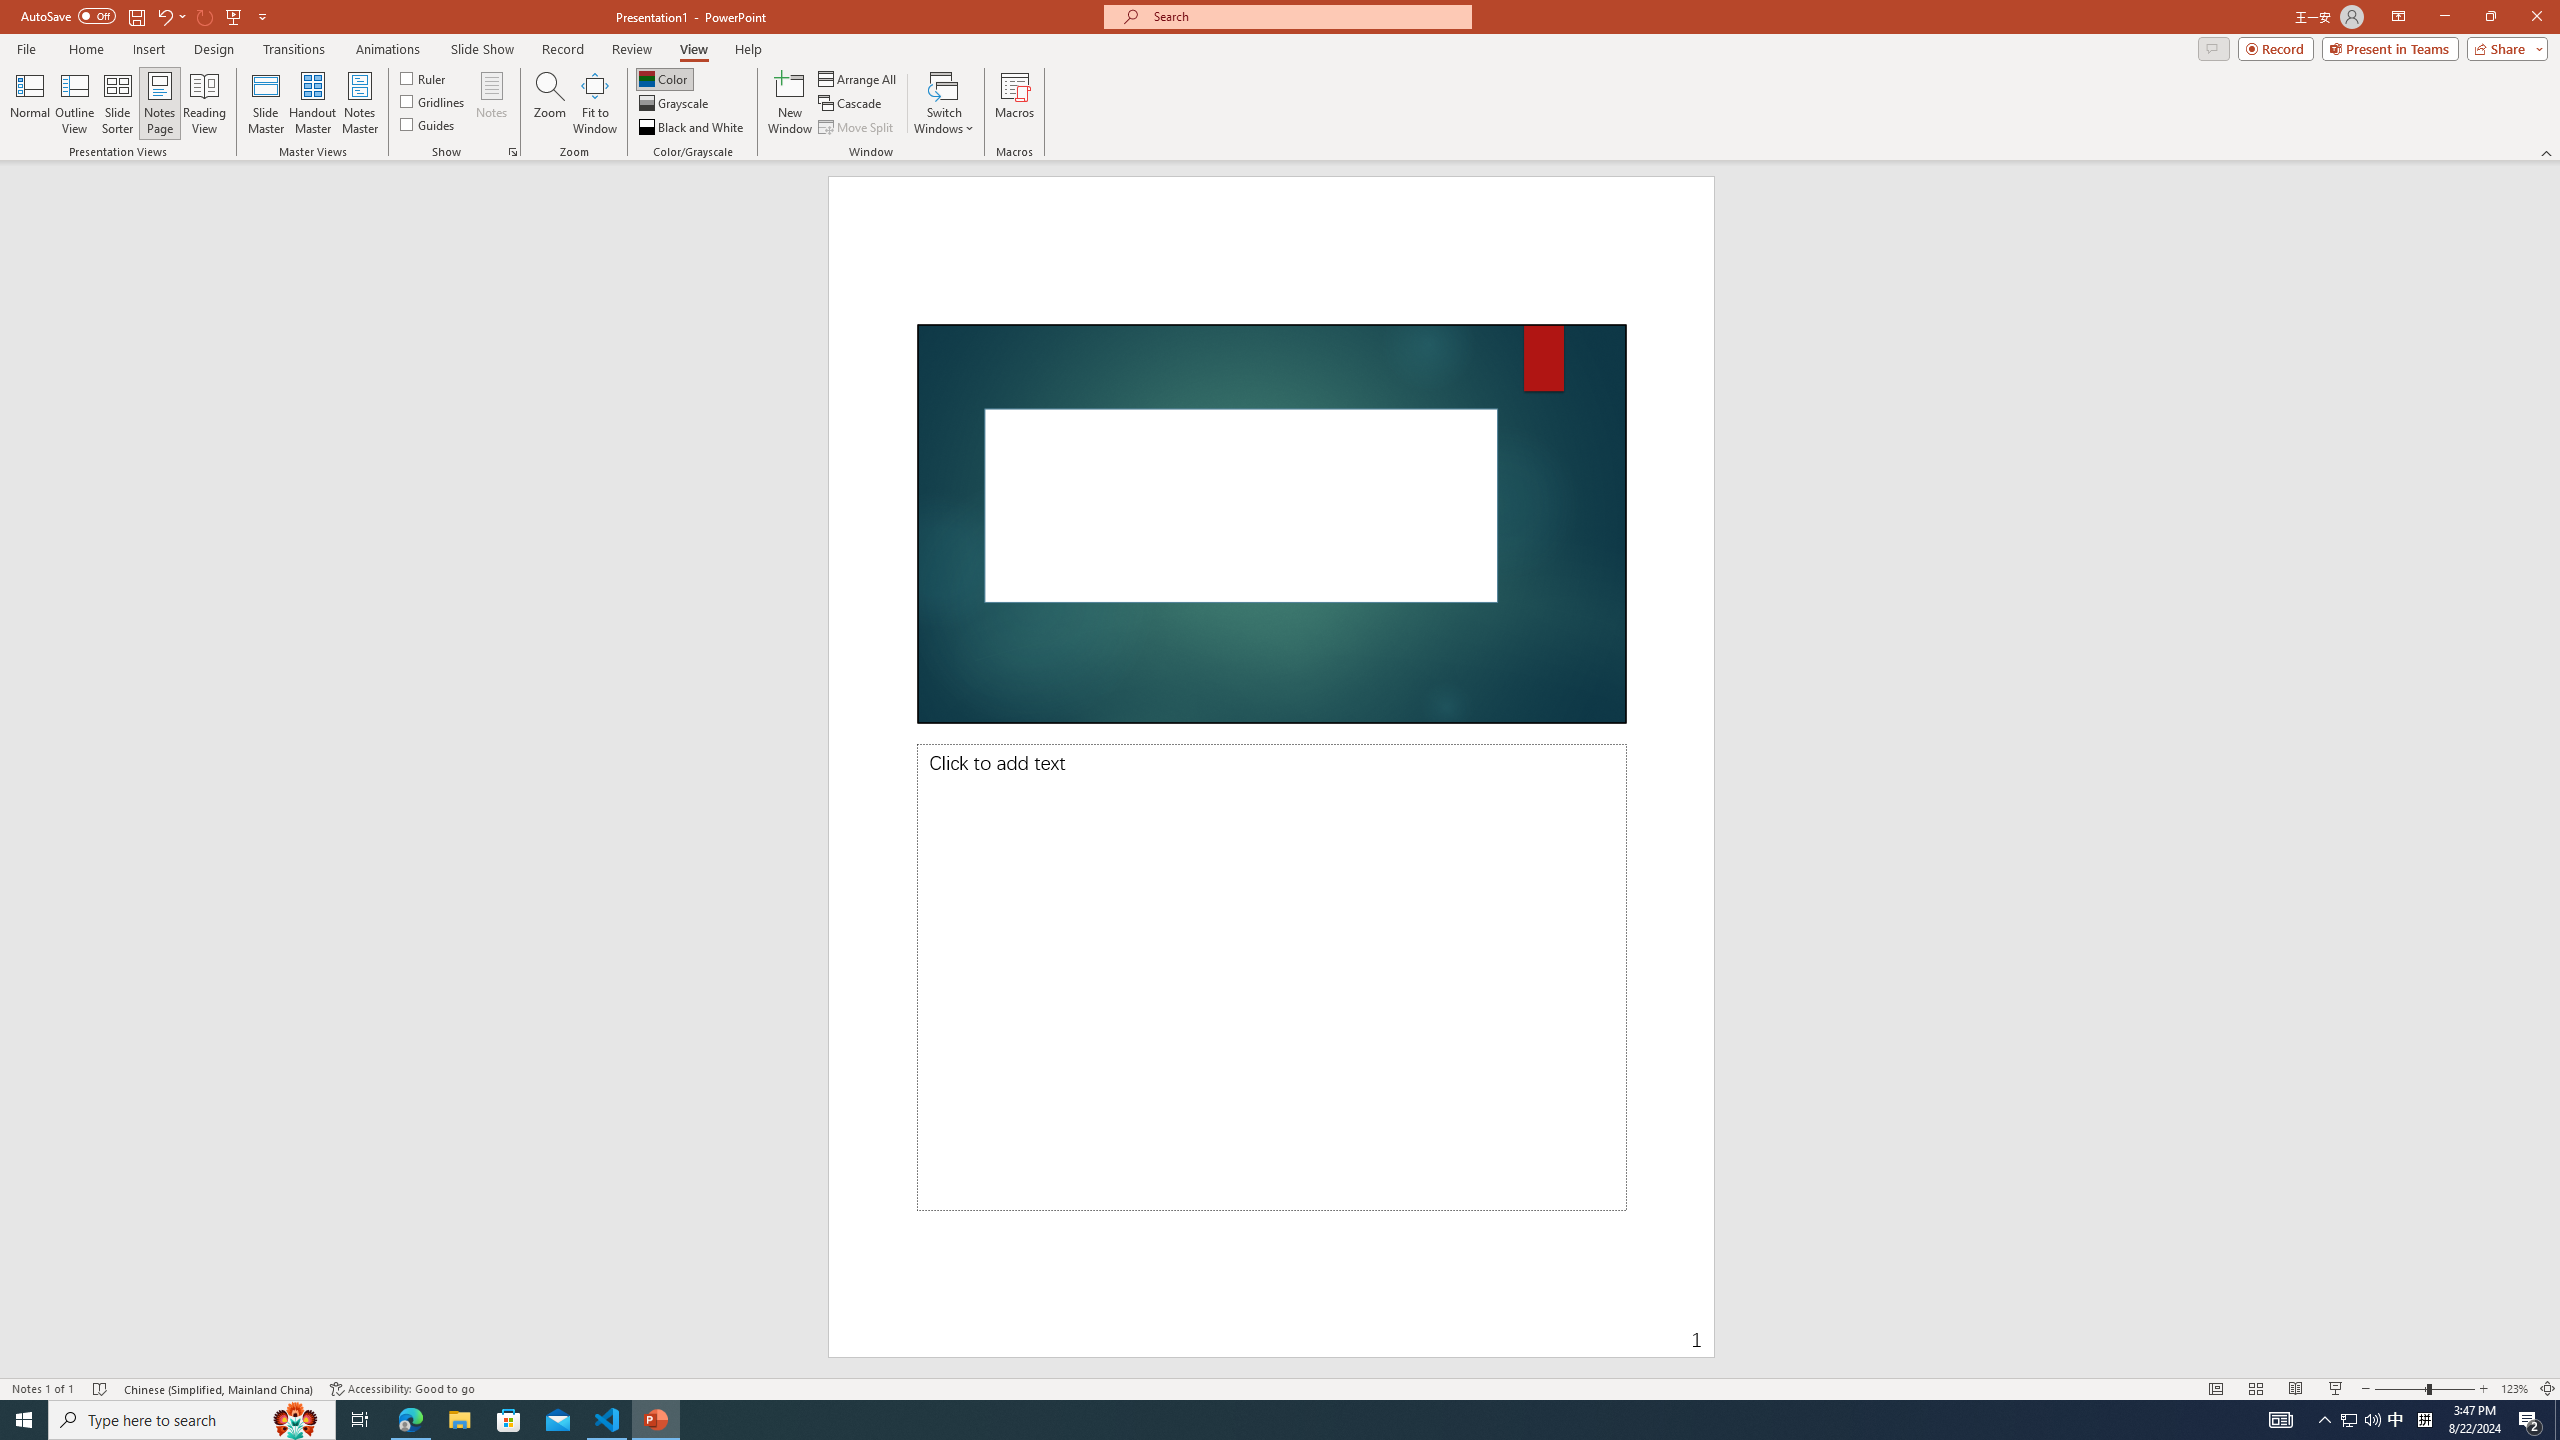 Image resolution: width=2560 pixels, height=1440 pixels. What do you see at coordinates (428, 122) in the screenshot?
I see `'Guides'` at bounding box center [428, 122].